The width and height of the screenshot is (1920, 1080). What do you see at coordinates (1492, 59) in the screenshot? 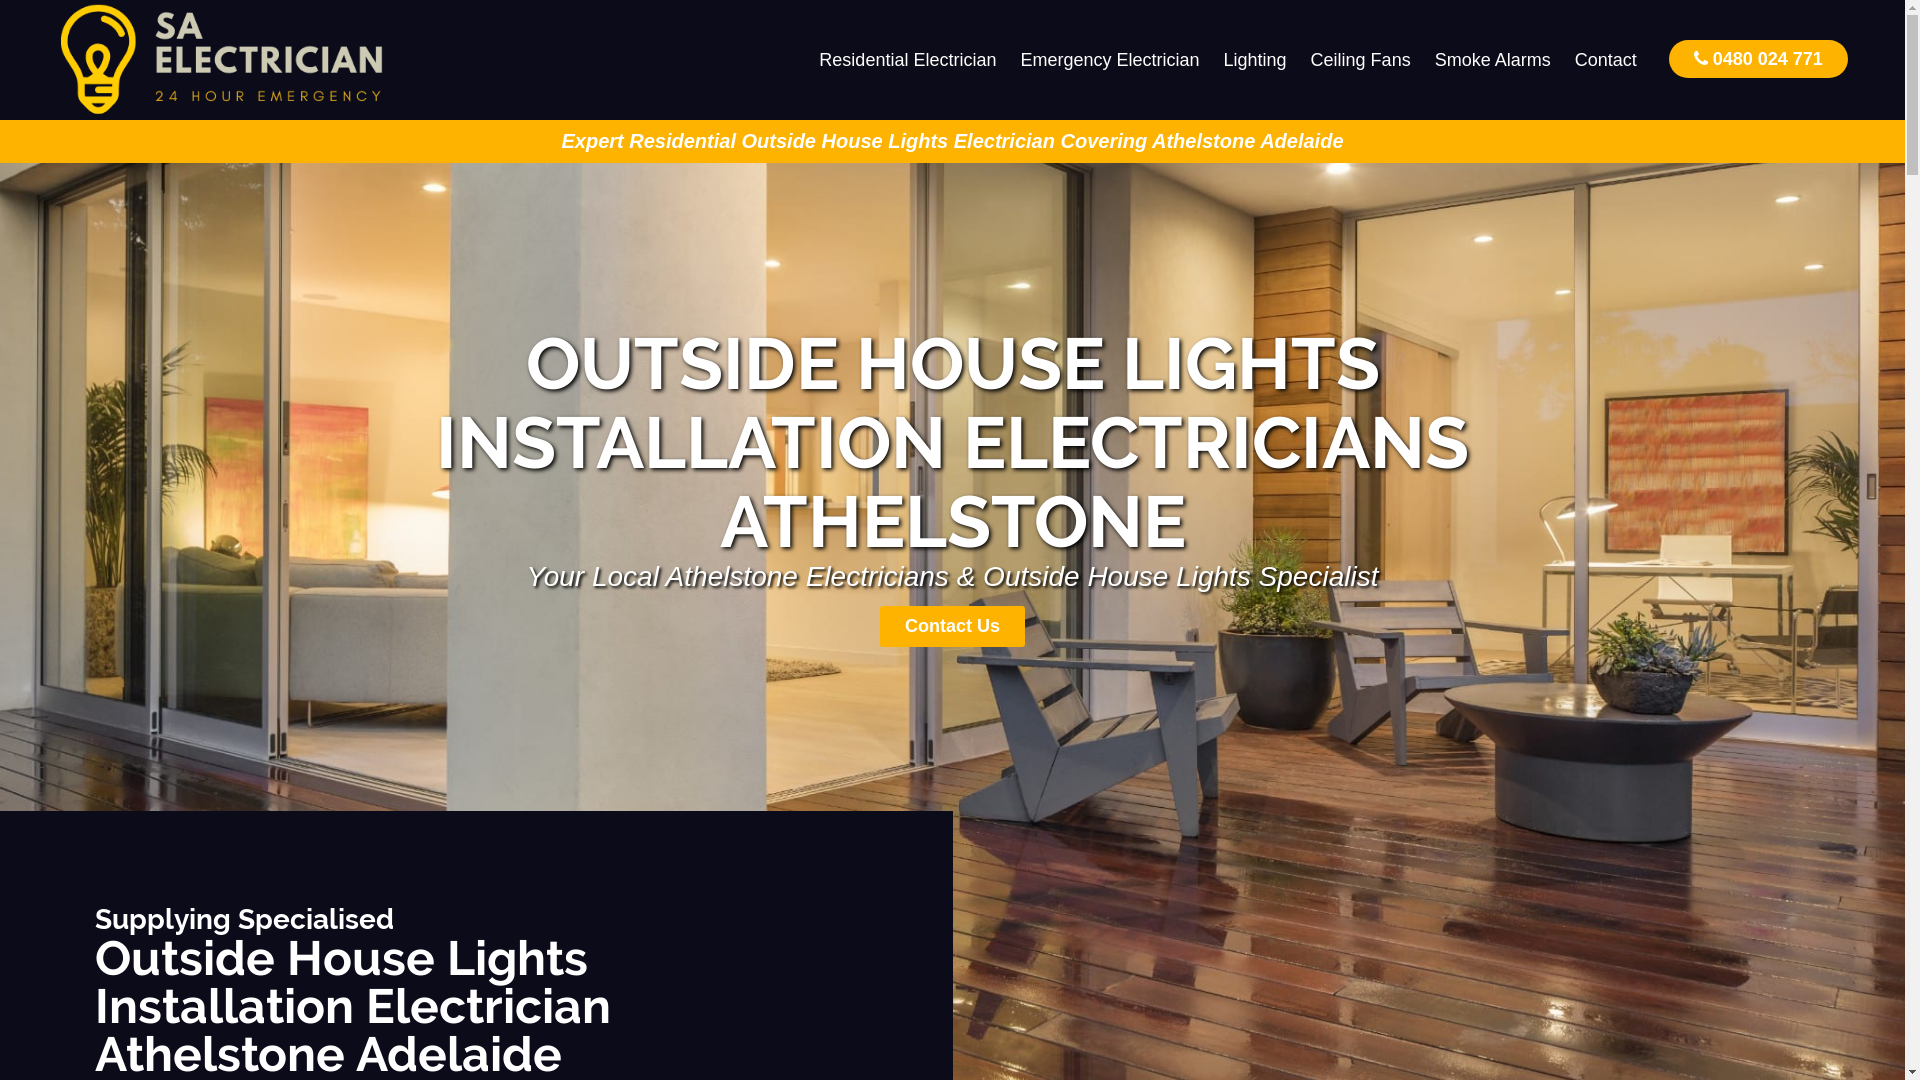
I see `'Smoke Alarms'` at bounding box center [1492, 59].